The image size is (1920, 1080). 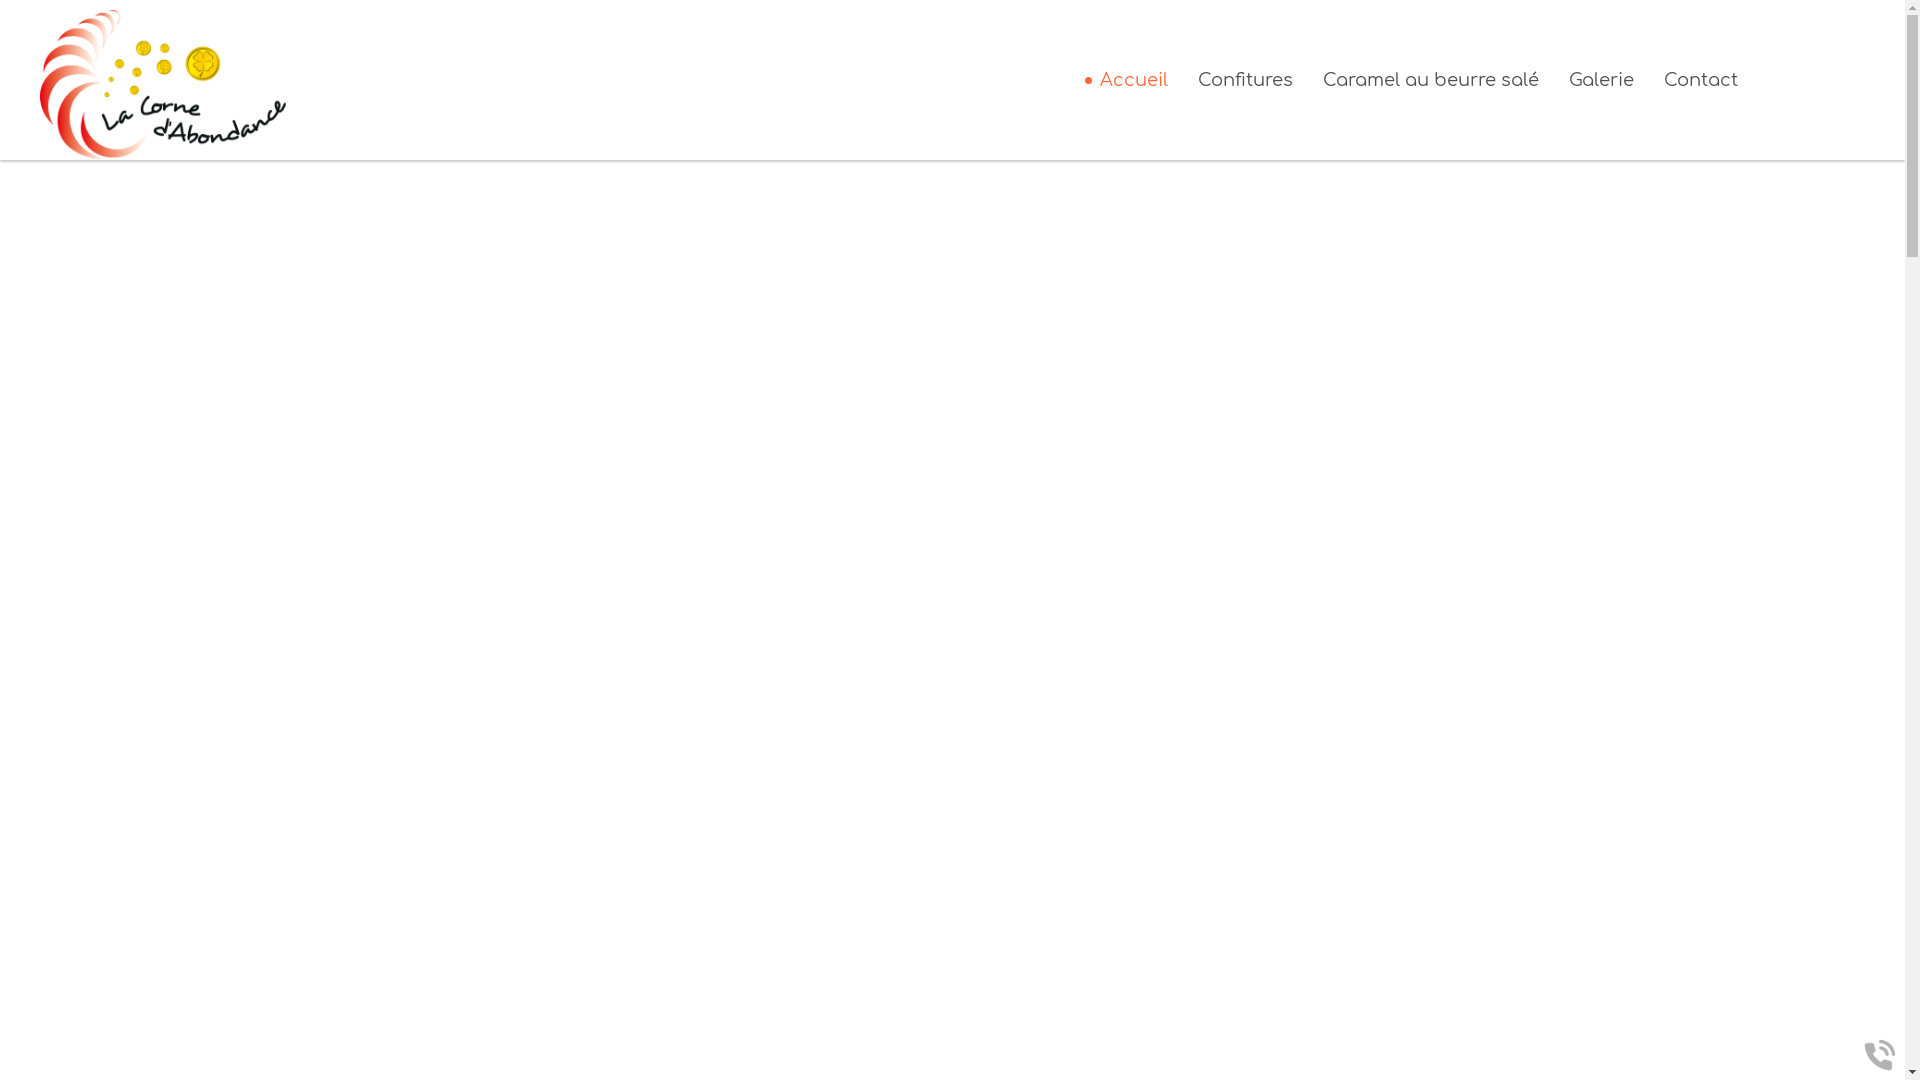 What do you see at coordinates (1699, 79) in the screenshot?
I see `'Contact'` at bounding box center [1699, 79].